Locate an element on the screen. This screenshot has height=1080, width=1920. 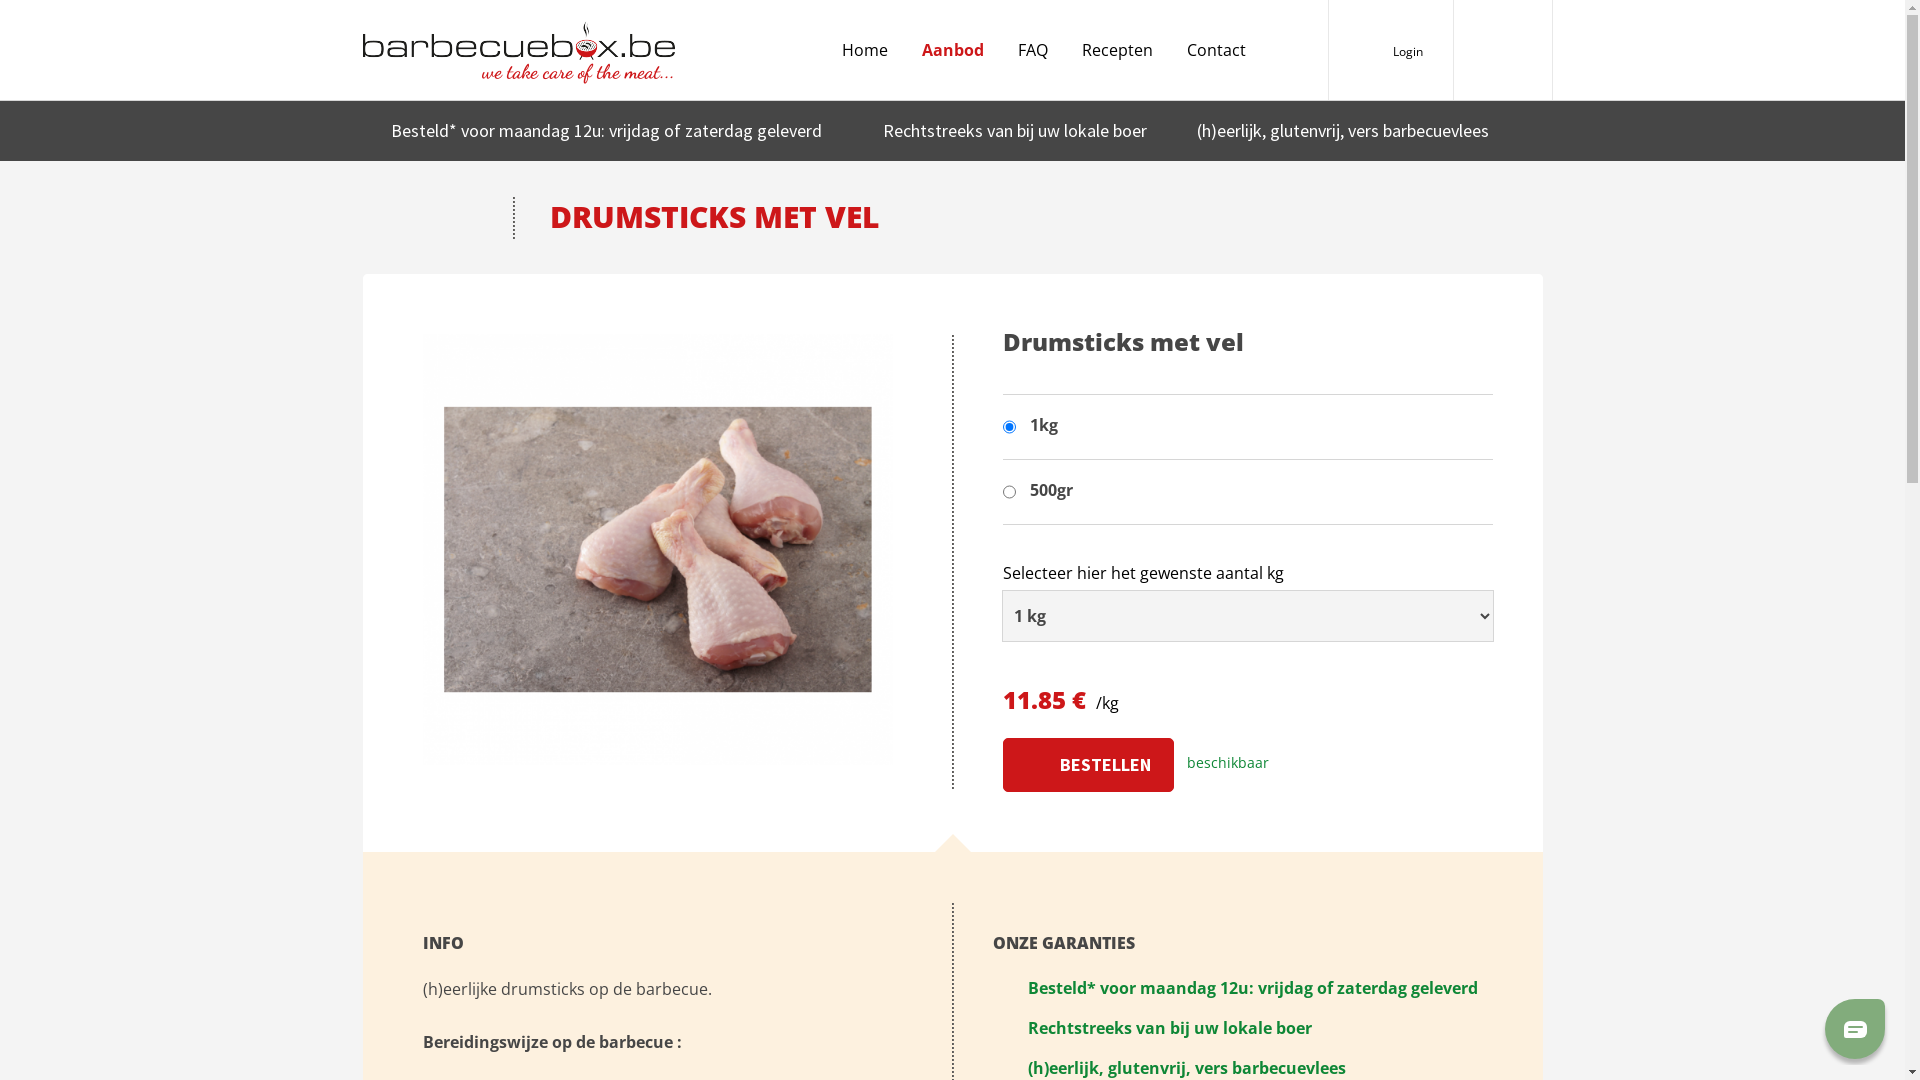
'Aanbod' is located at coordinates (952, 49).